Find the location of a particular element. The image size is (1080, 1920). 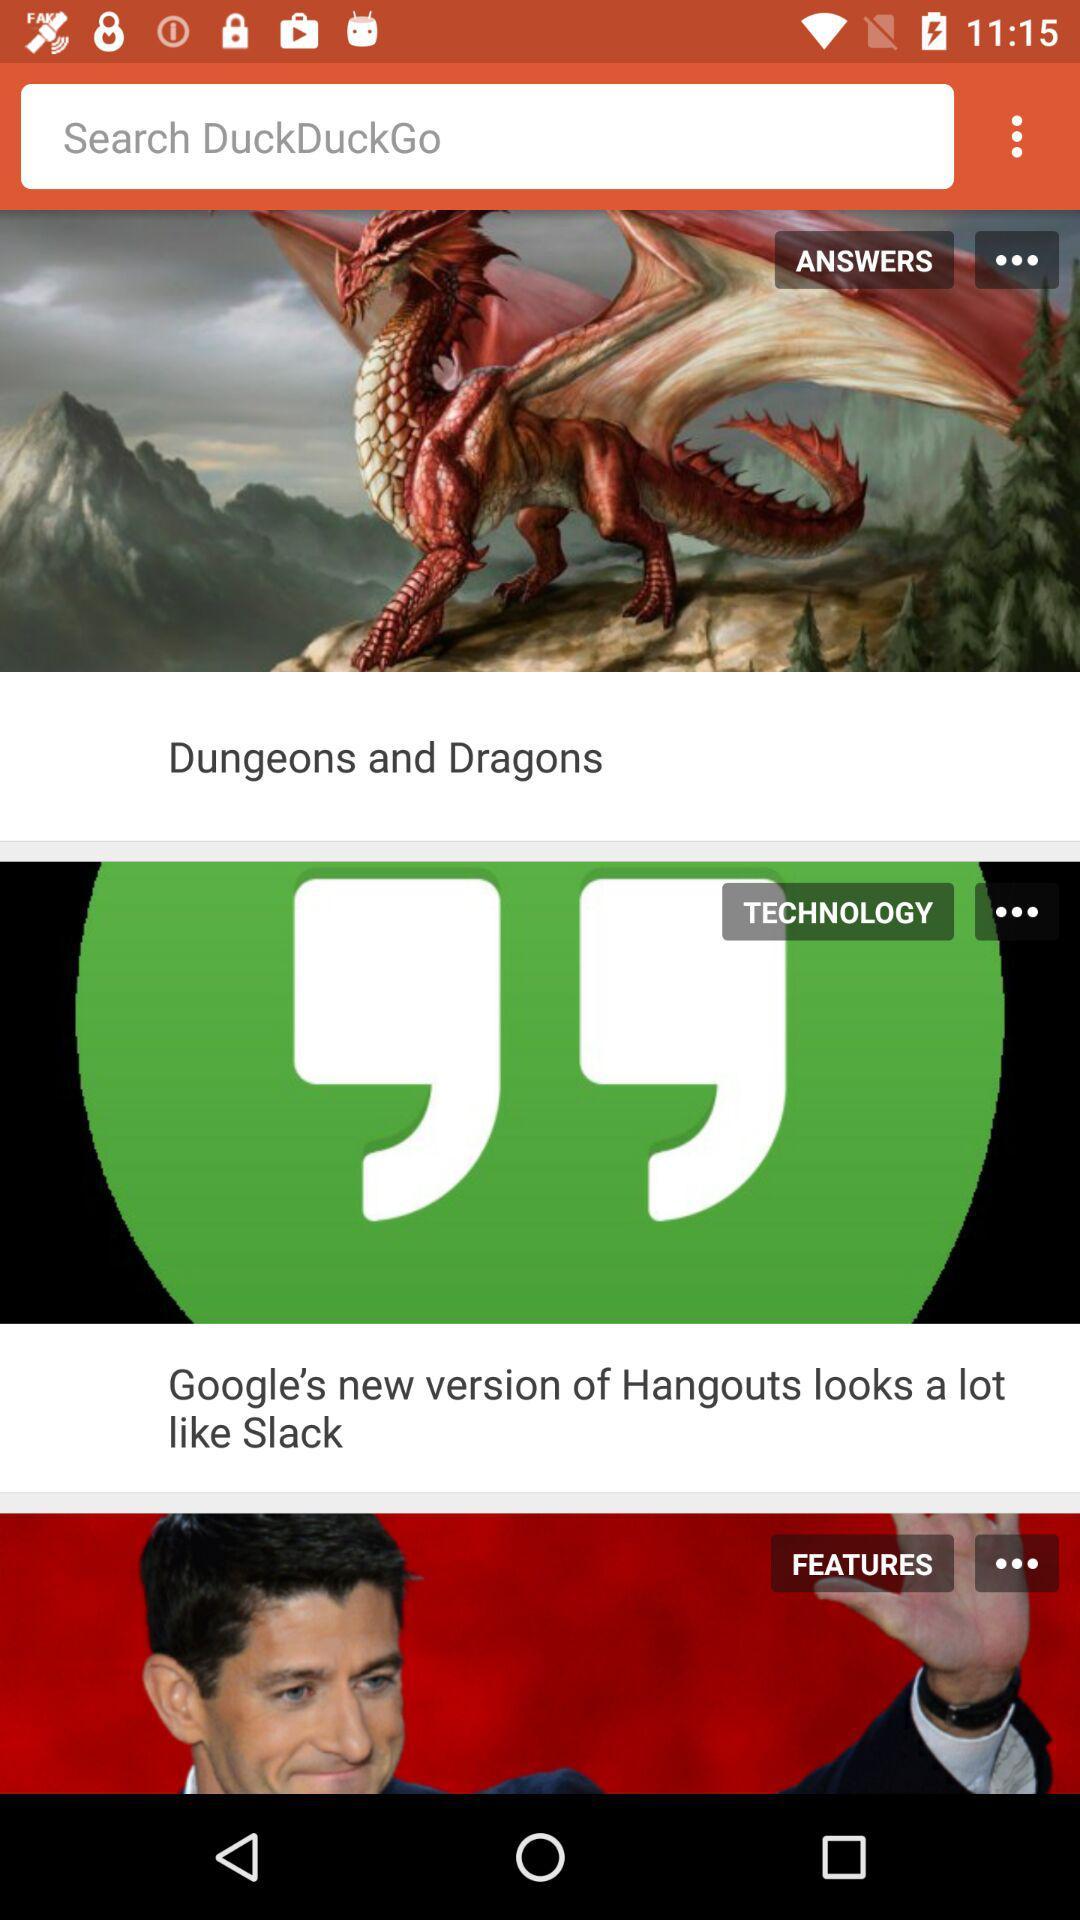

features is located at coordinates (852, 1562).